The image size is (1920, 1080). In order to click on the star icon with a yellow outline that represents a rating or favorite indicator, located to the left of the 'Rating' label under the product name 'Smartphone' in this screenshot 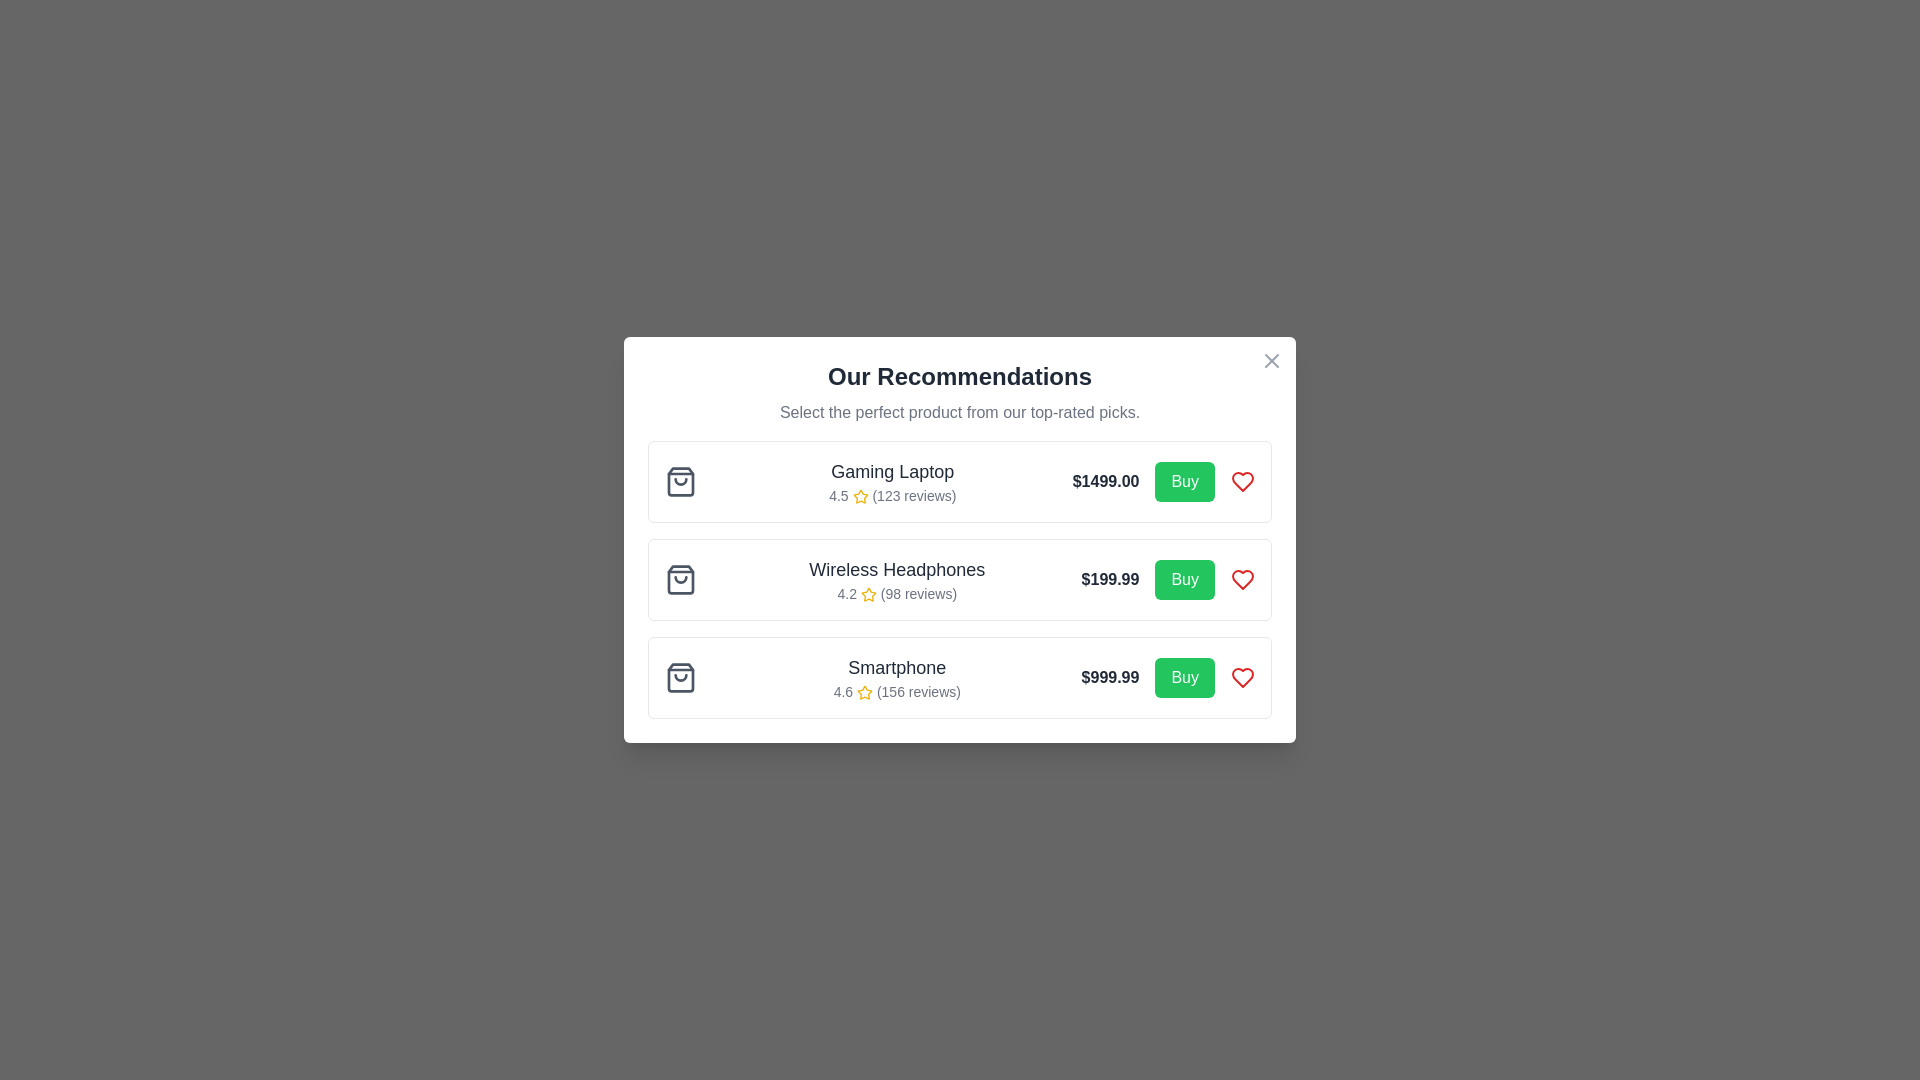, I will do `click(864, 692)`.